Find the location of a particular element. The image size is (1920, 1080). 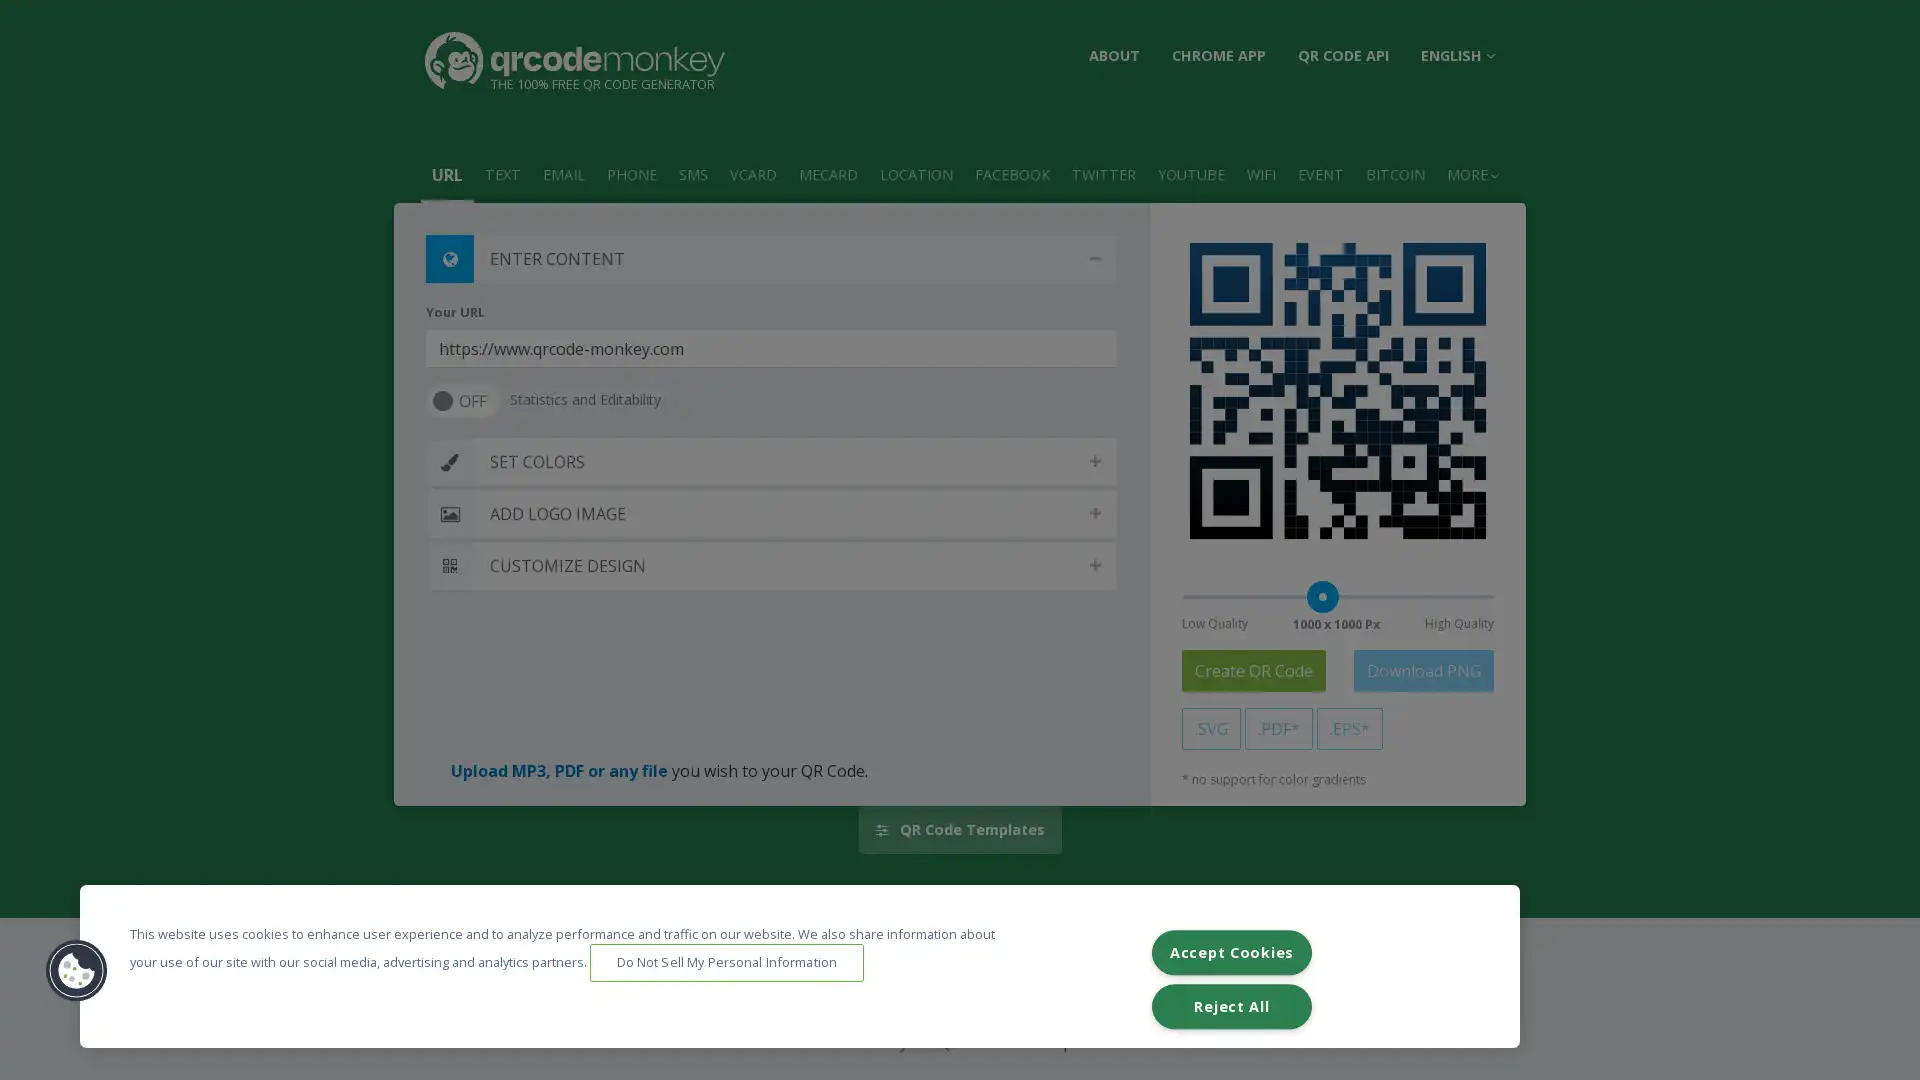

Do Not Sell My Personal Information is located at coordinates (725, 962).